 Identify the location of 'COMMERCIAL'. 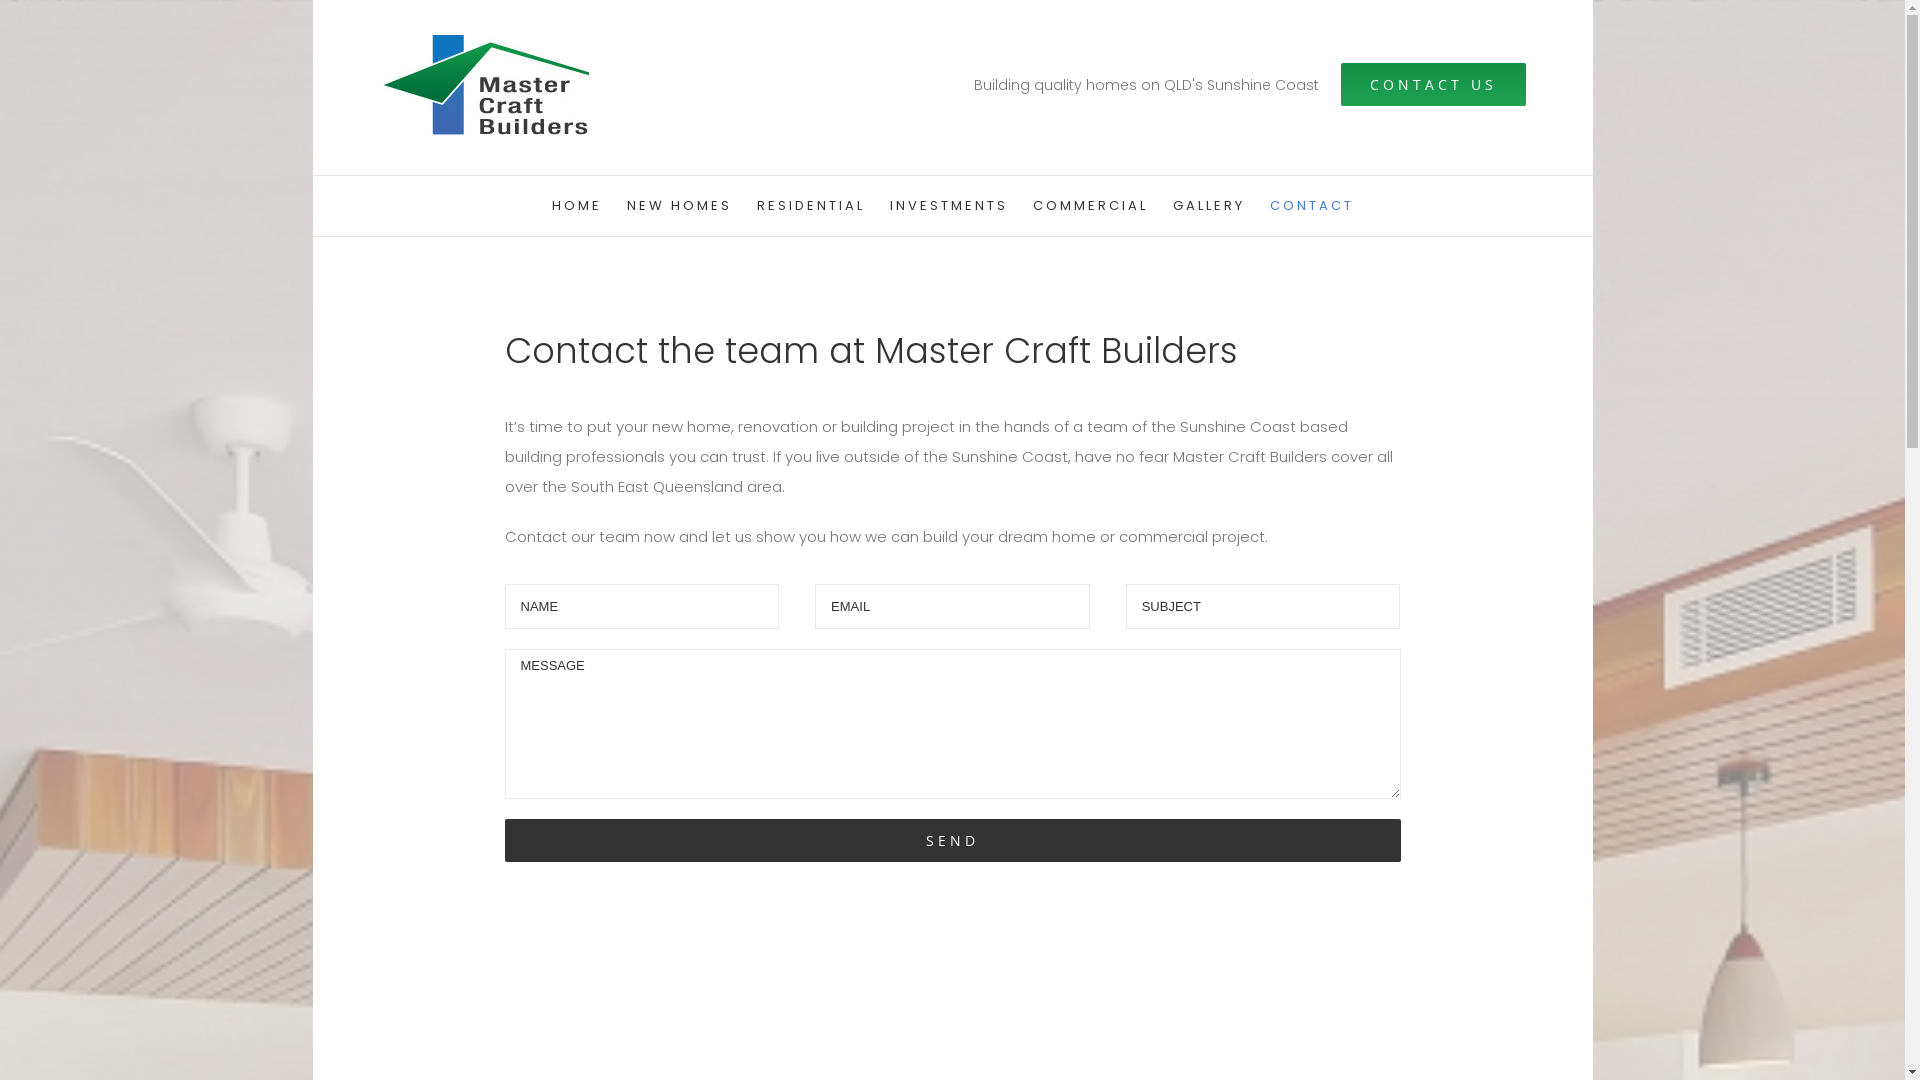
(1088, 205).